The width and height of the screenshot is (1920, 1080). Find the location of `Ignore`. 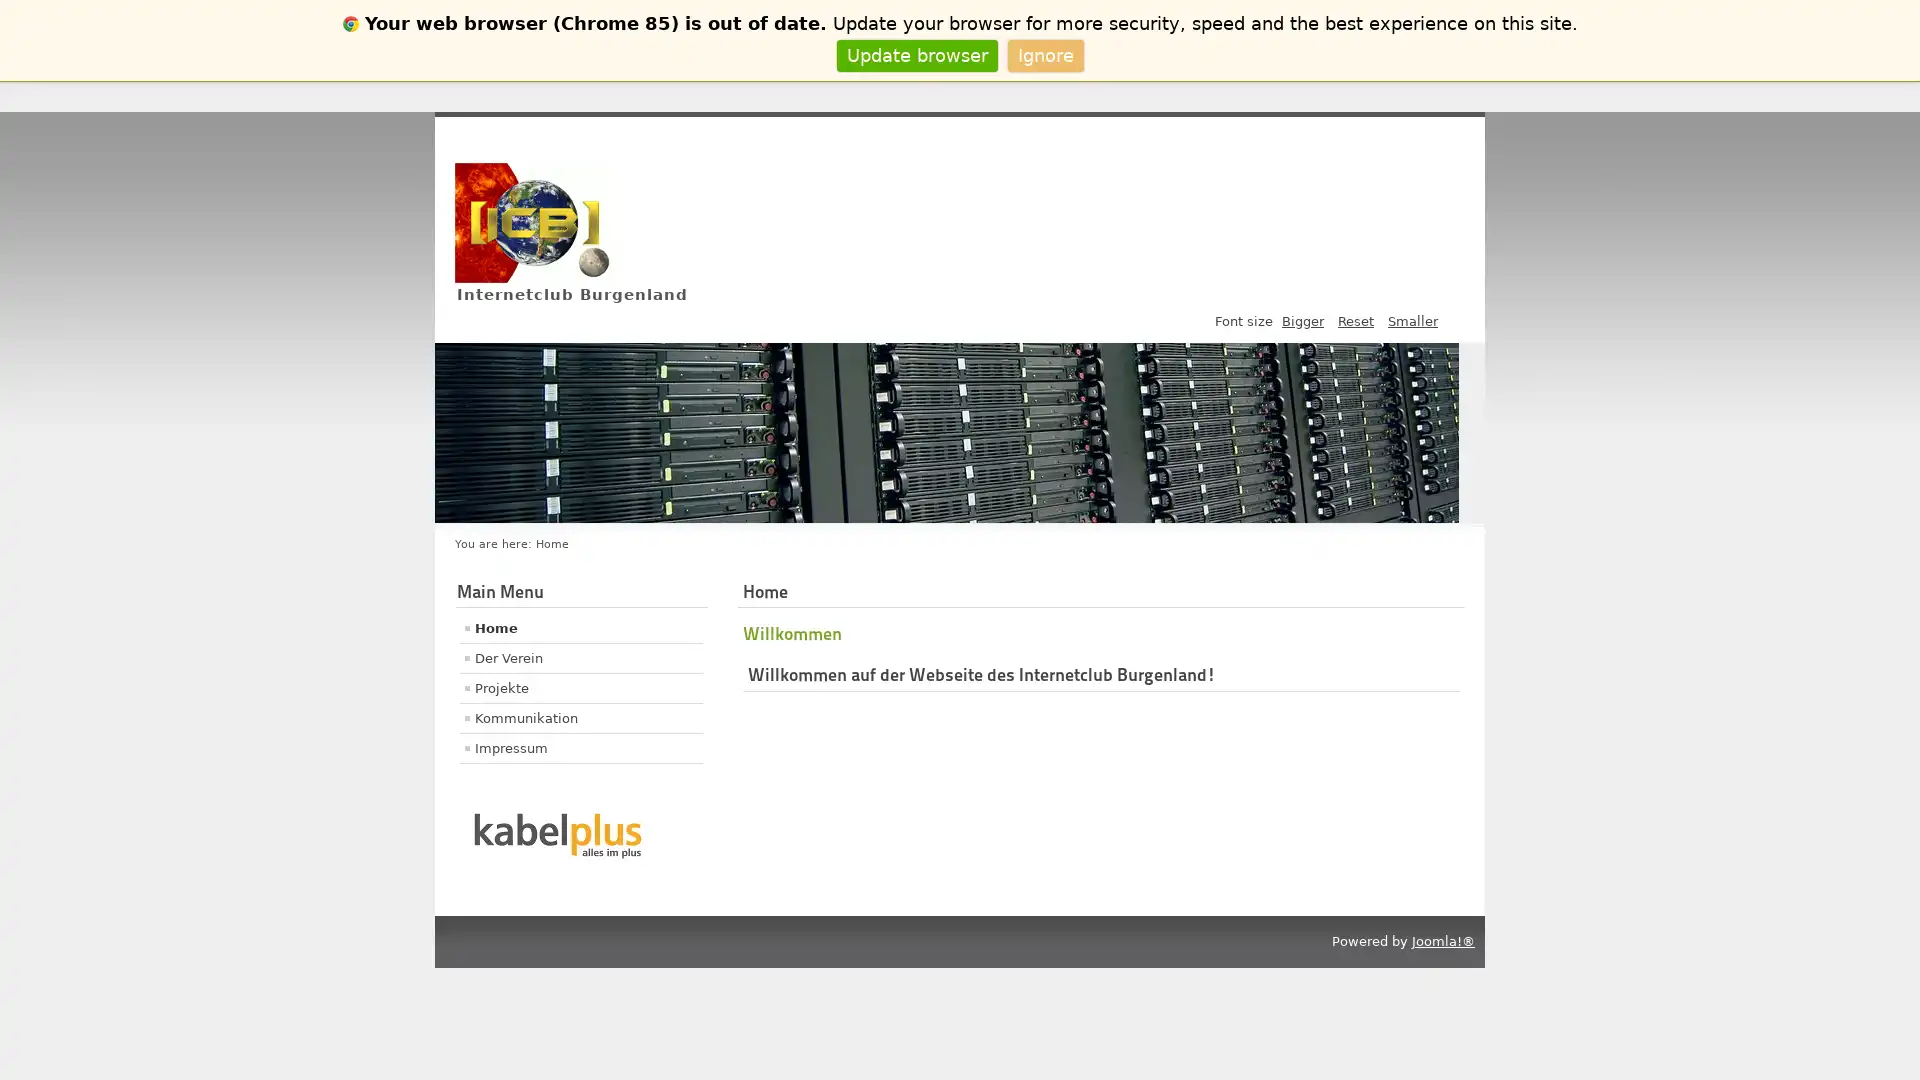

Ignore is located at coordinates (1044, 54).